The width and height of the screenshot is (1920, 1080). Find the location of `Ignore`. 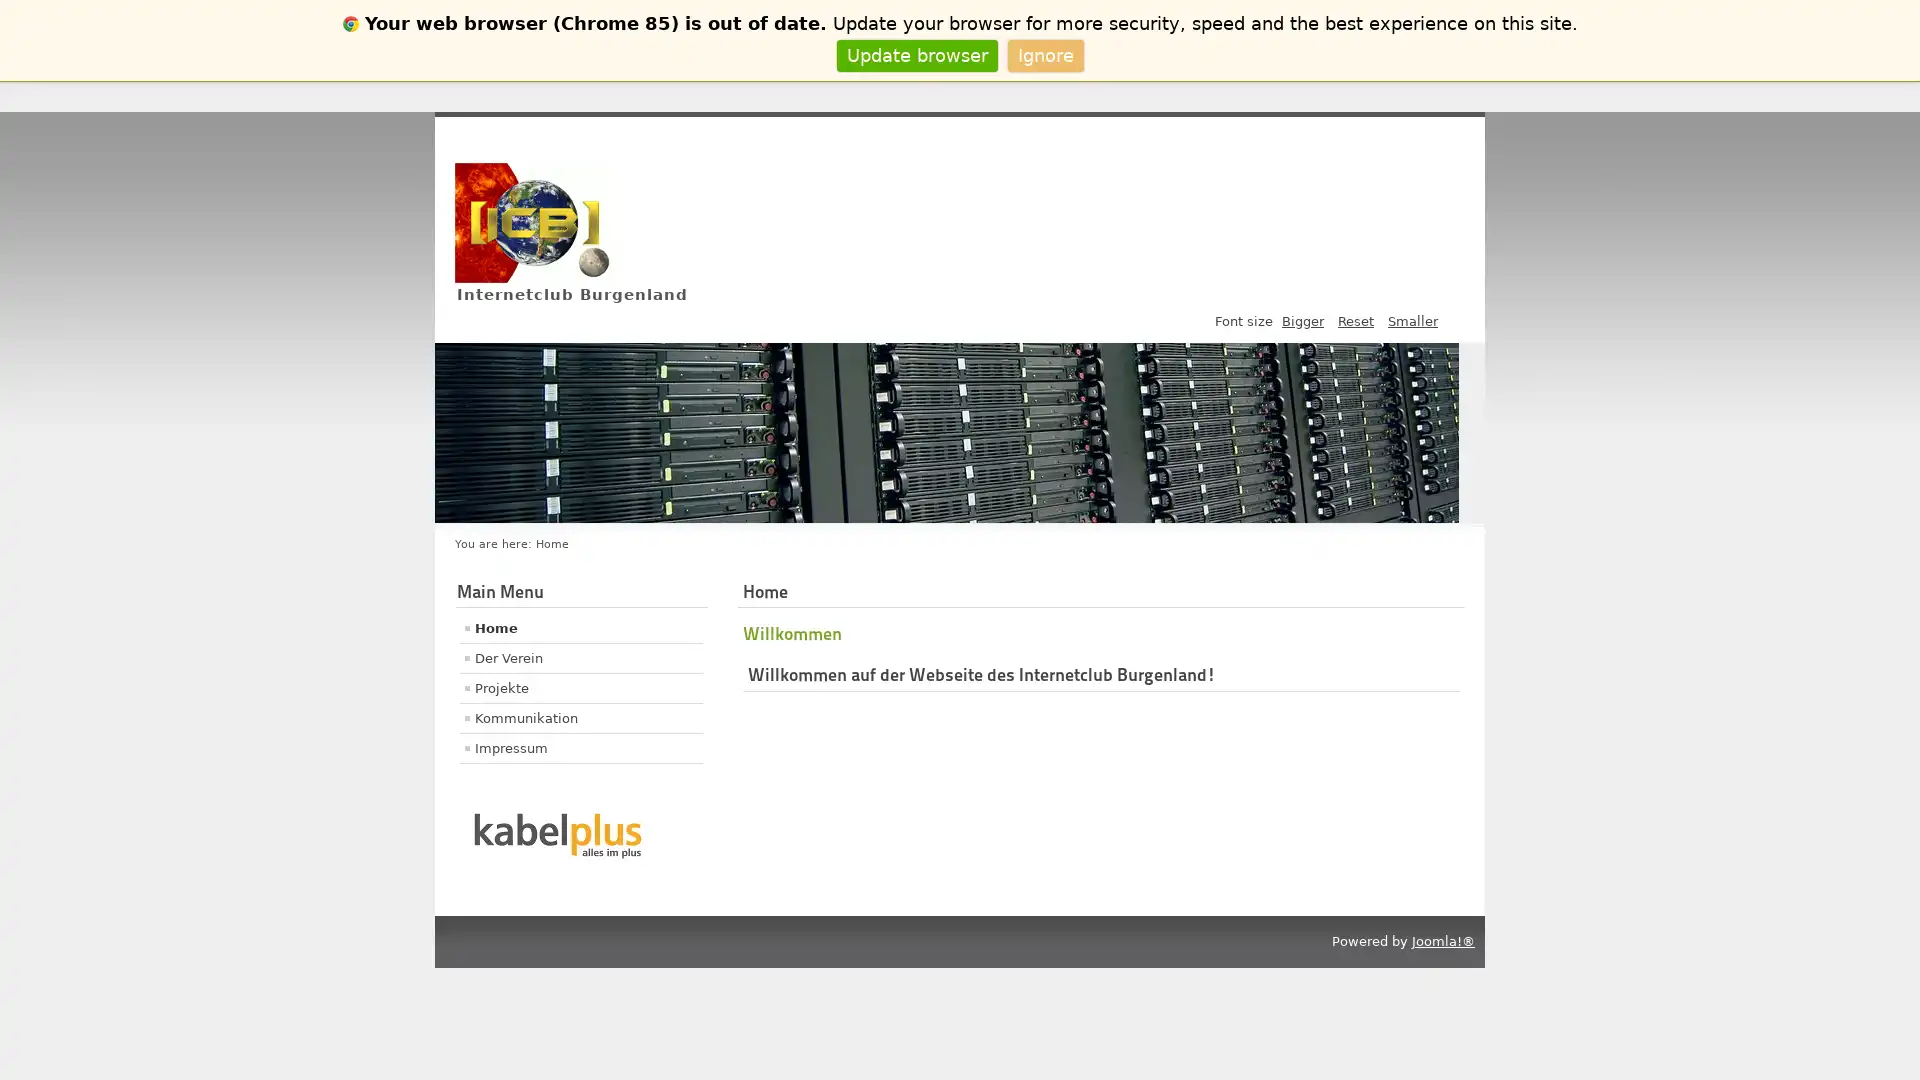

Ignore is located at coordinates (1044, 54).